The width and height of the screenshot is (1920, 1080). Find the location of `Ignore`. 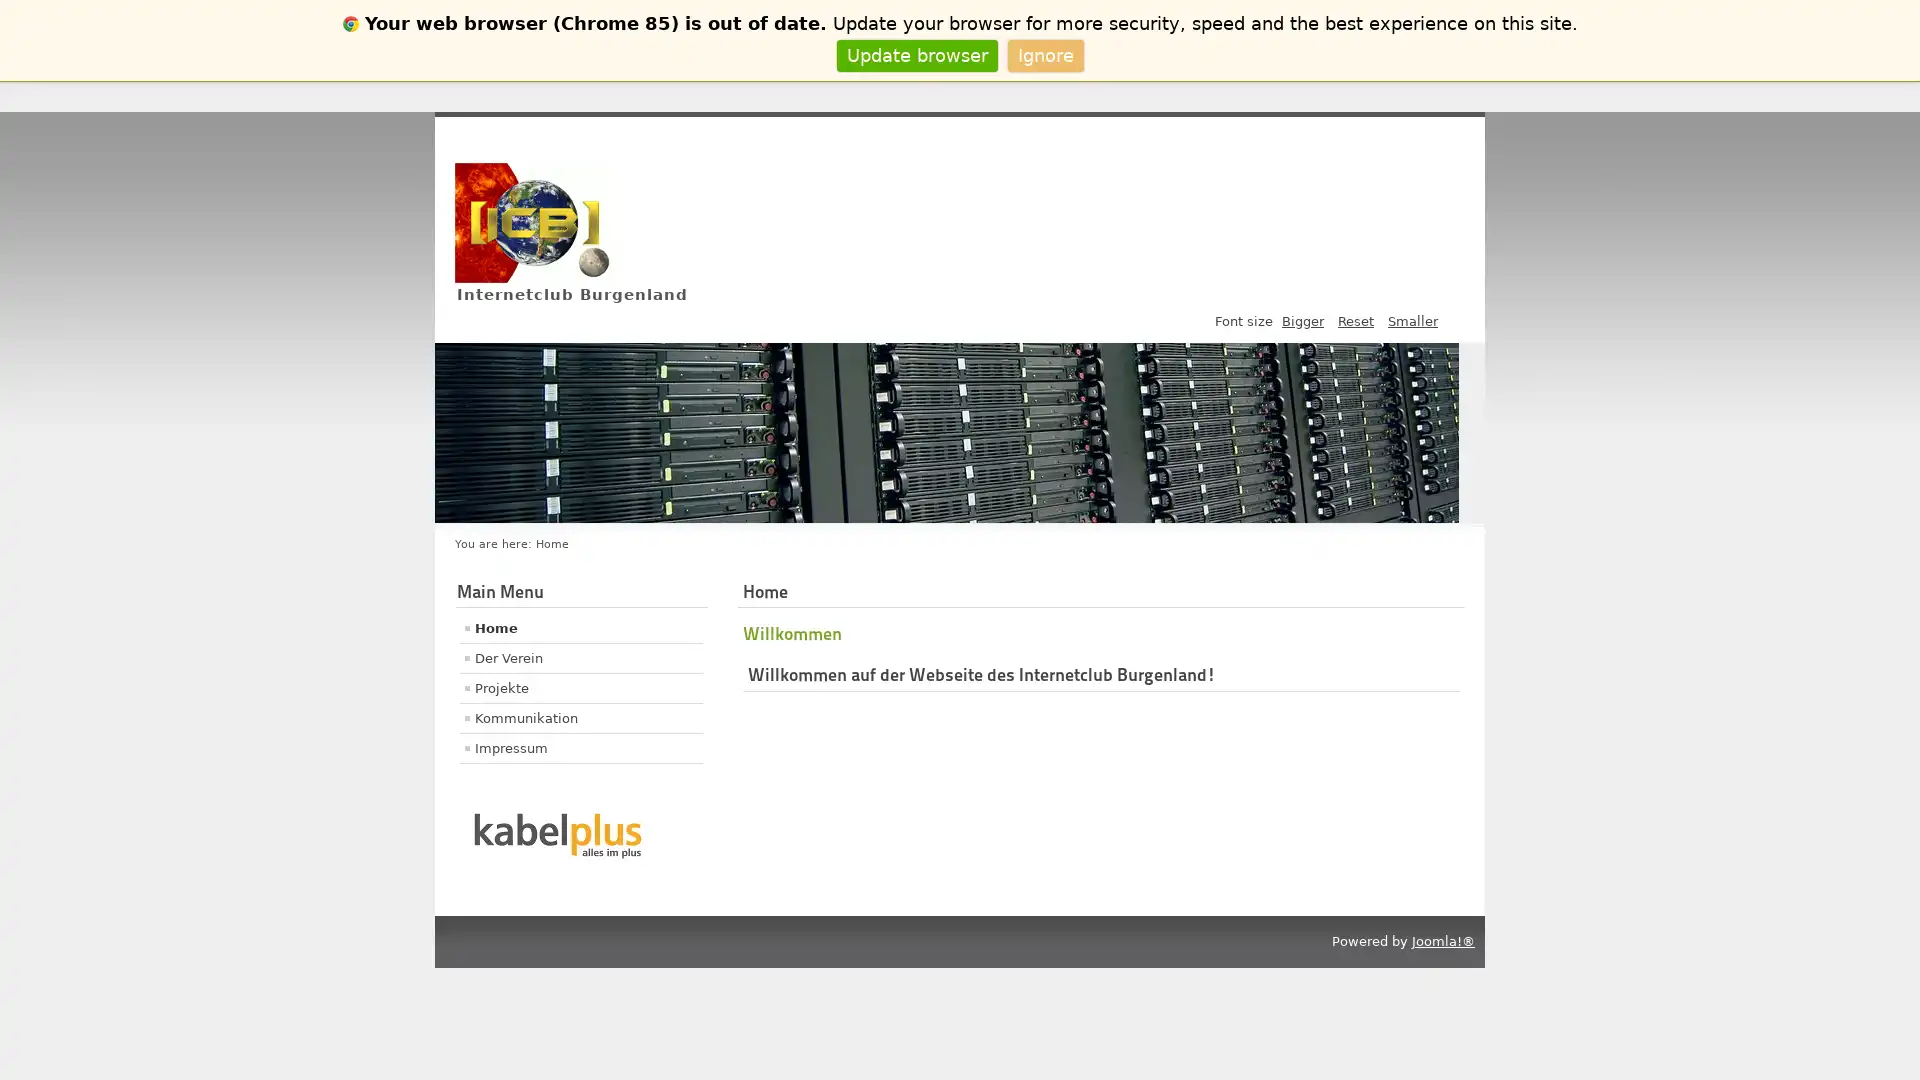

Ignore is located at coordinates (1044, 54).